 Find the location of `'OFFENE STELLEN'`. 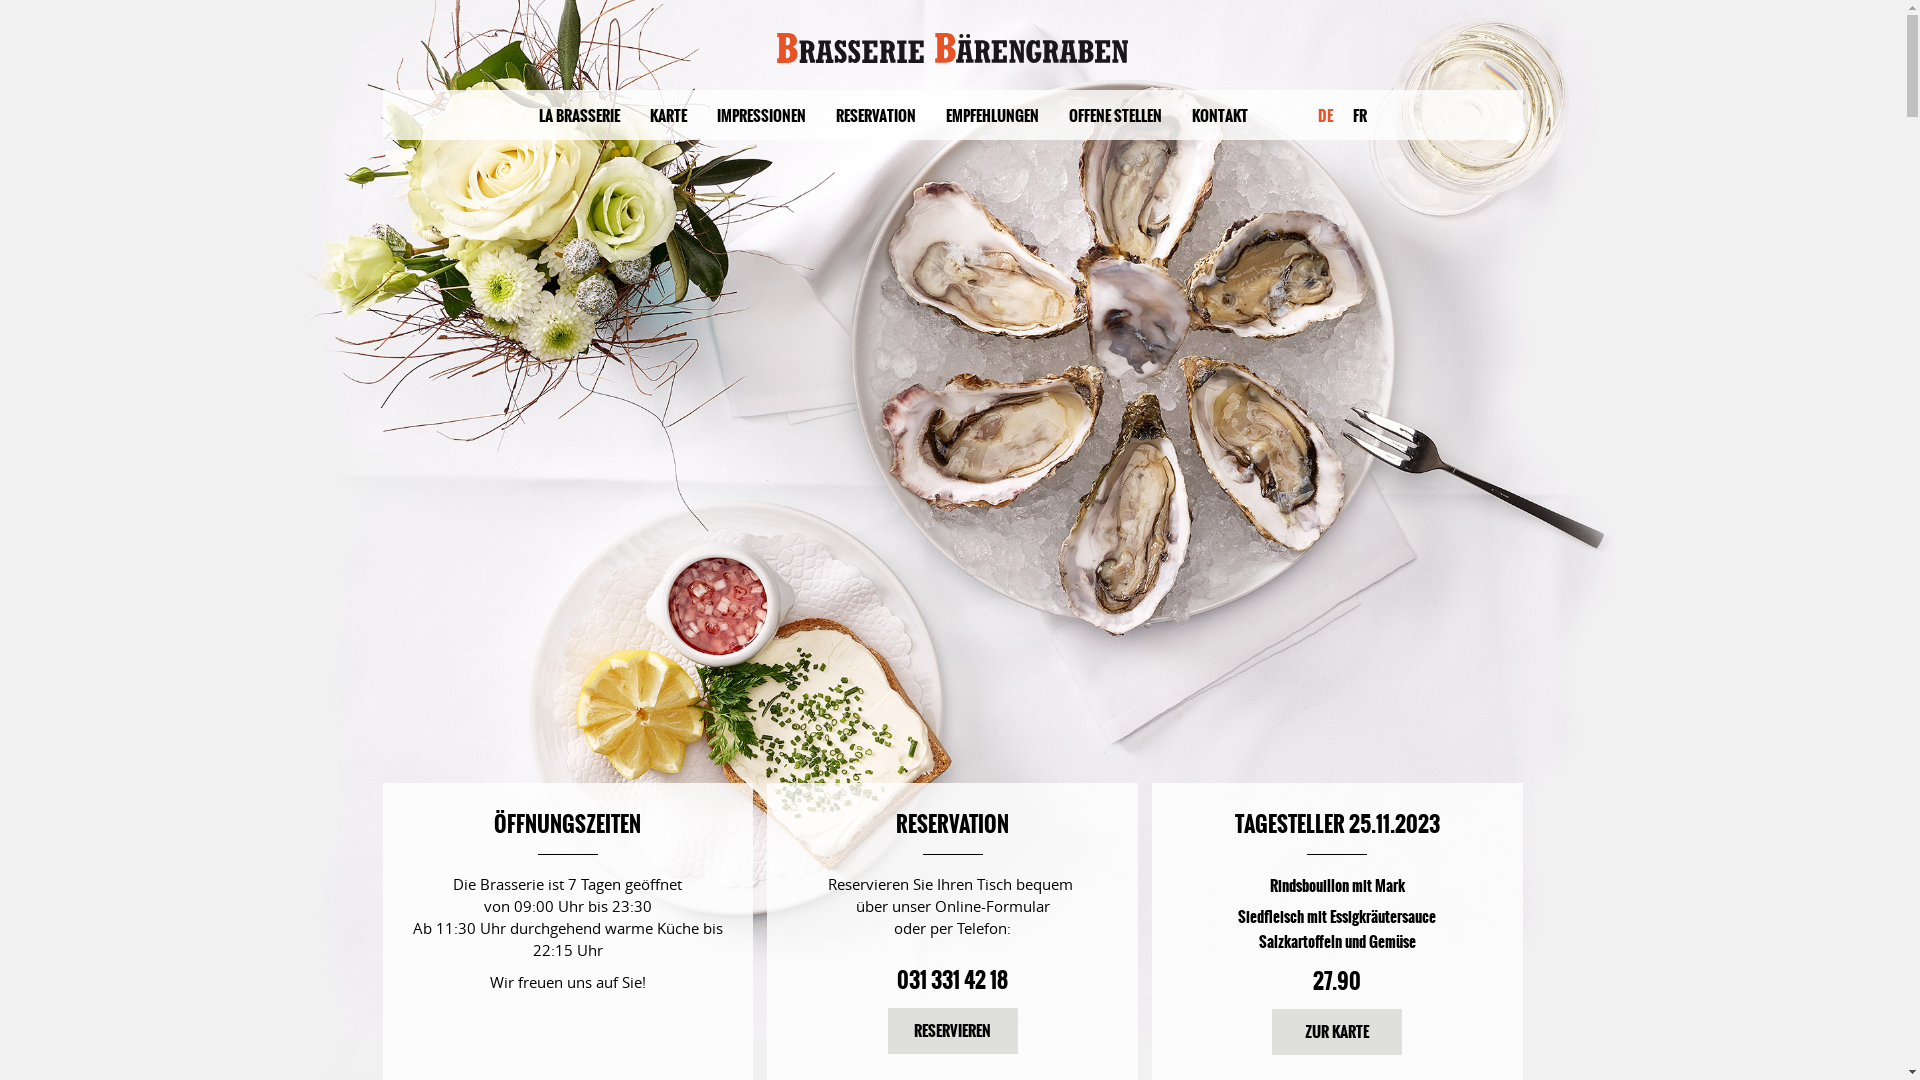

'OFFENE STELLEN' is located at coordinates (1114, 115).